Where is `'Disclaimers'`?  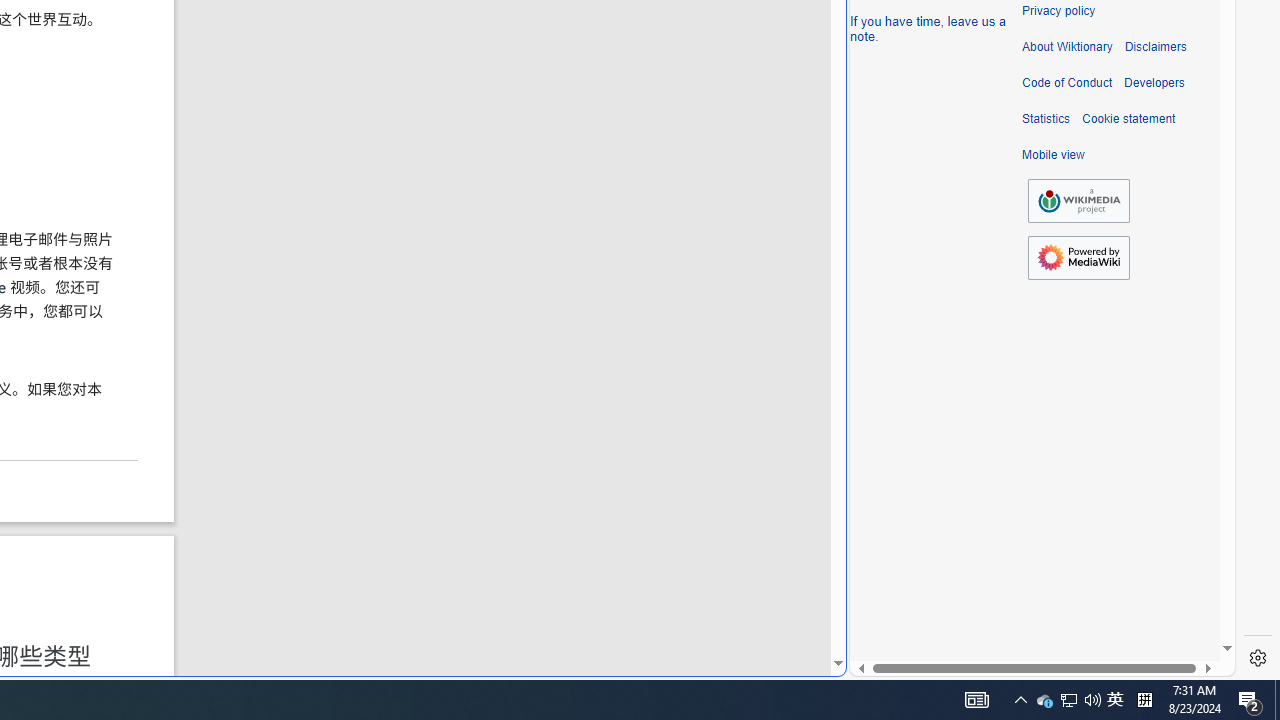 'Disclaimers' is located at coordinates (1155, 46).